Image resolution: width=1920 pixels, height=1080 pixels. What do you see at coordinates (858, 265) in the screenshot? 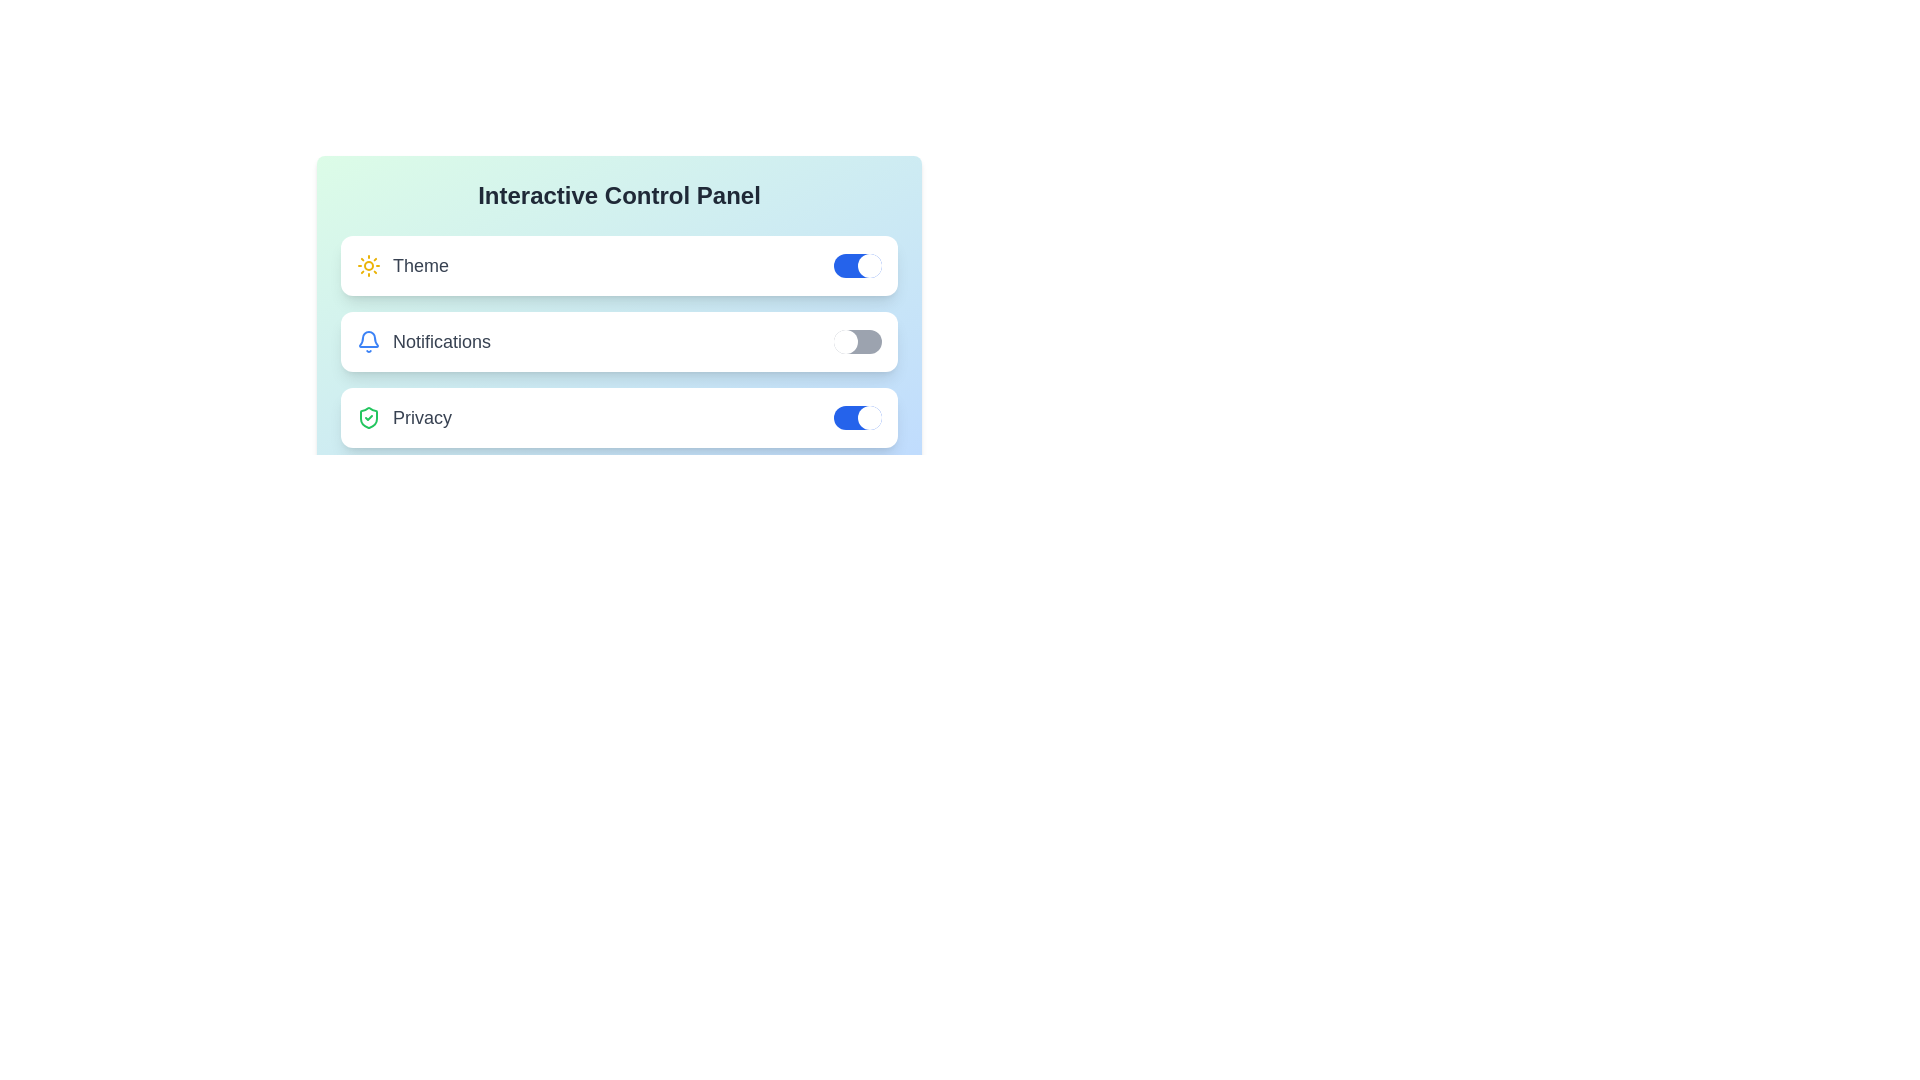
I see `the theme switch to toggle its state` at bounding box center [858, 265].